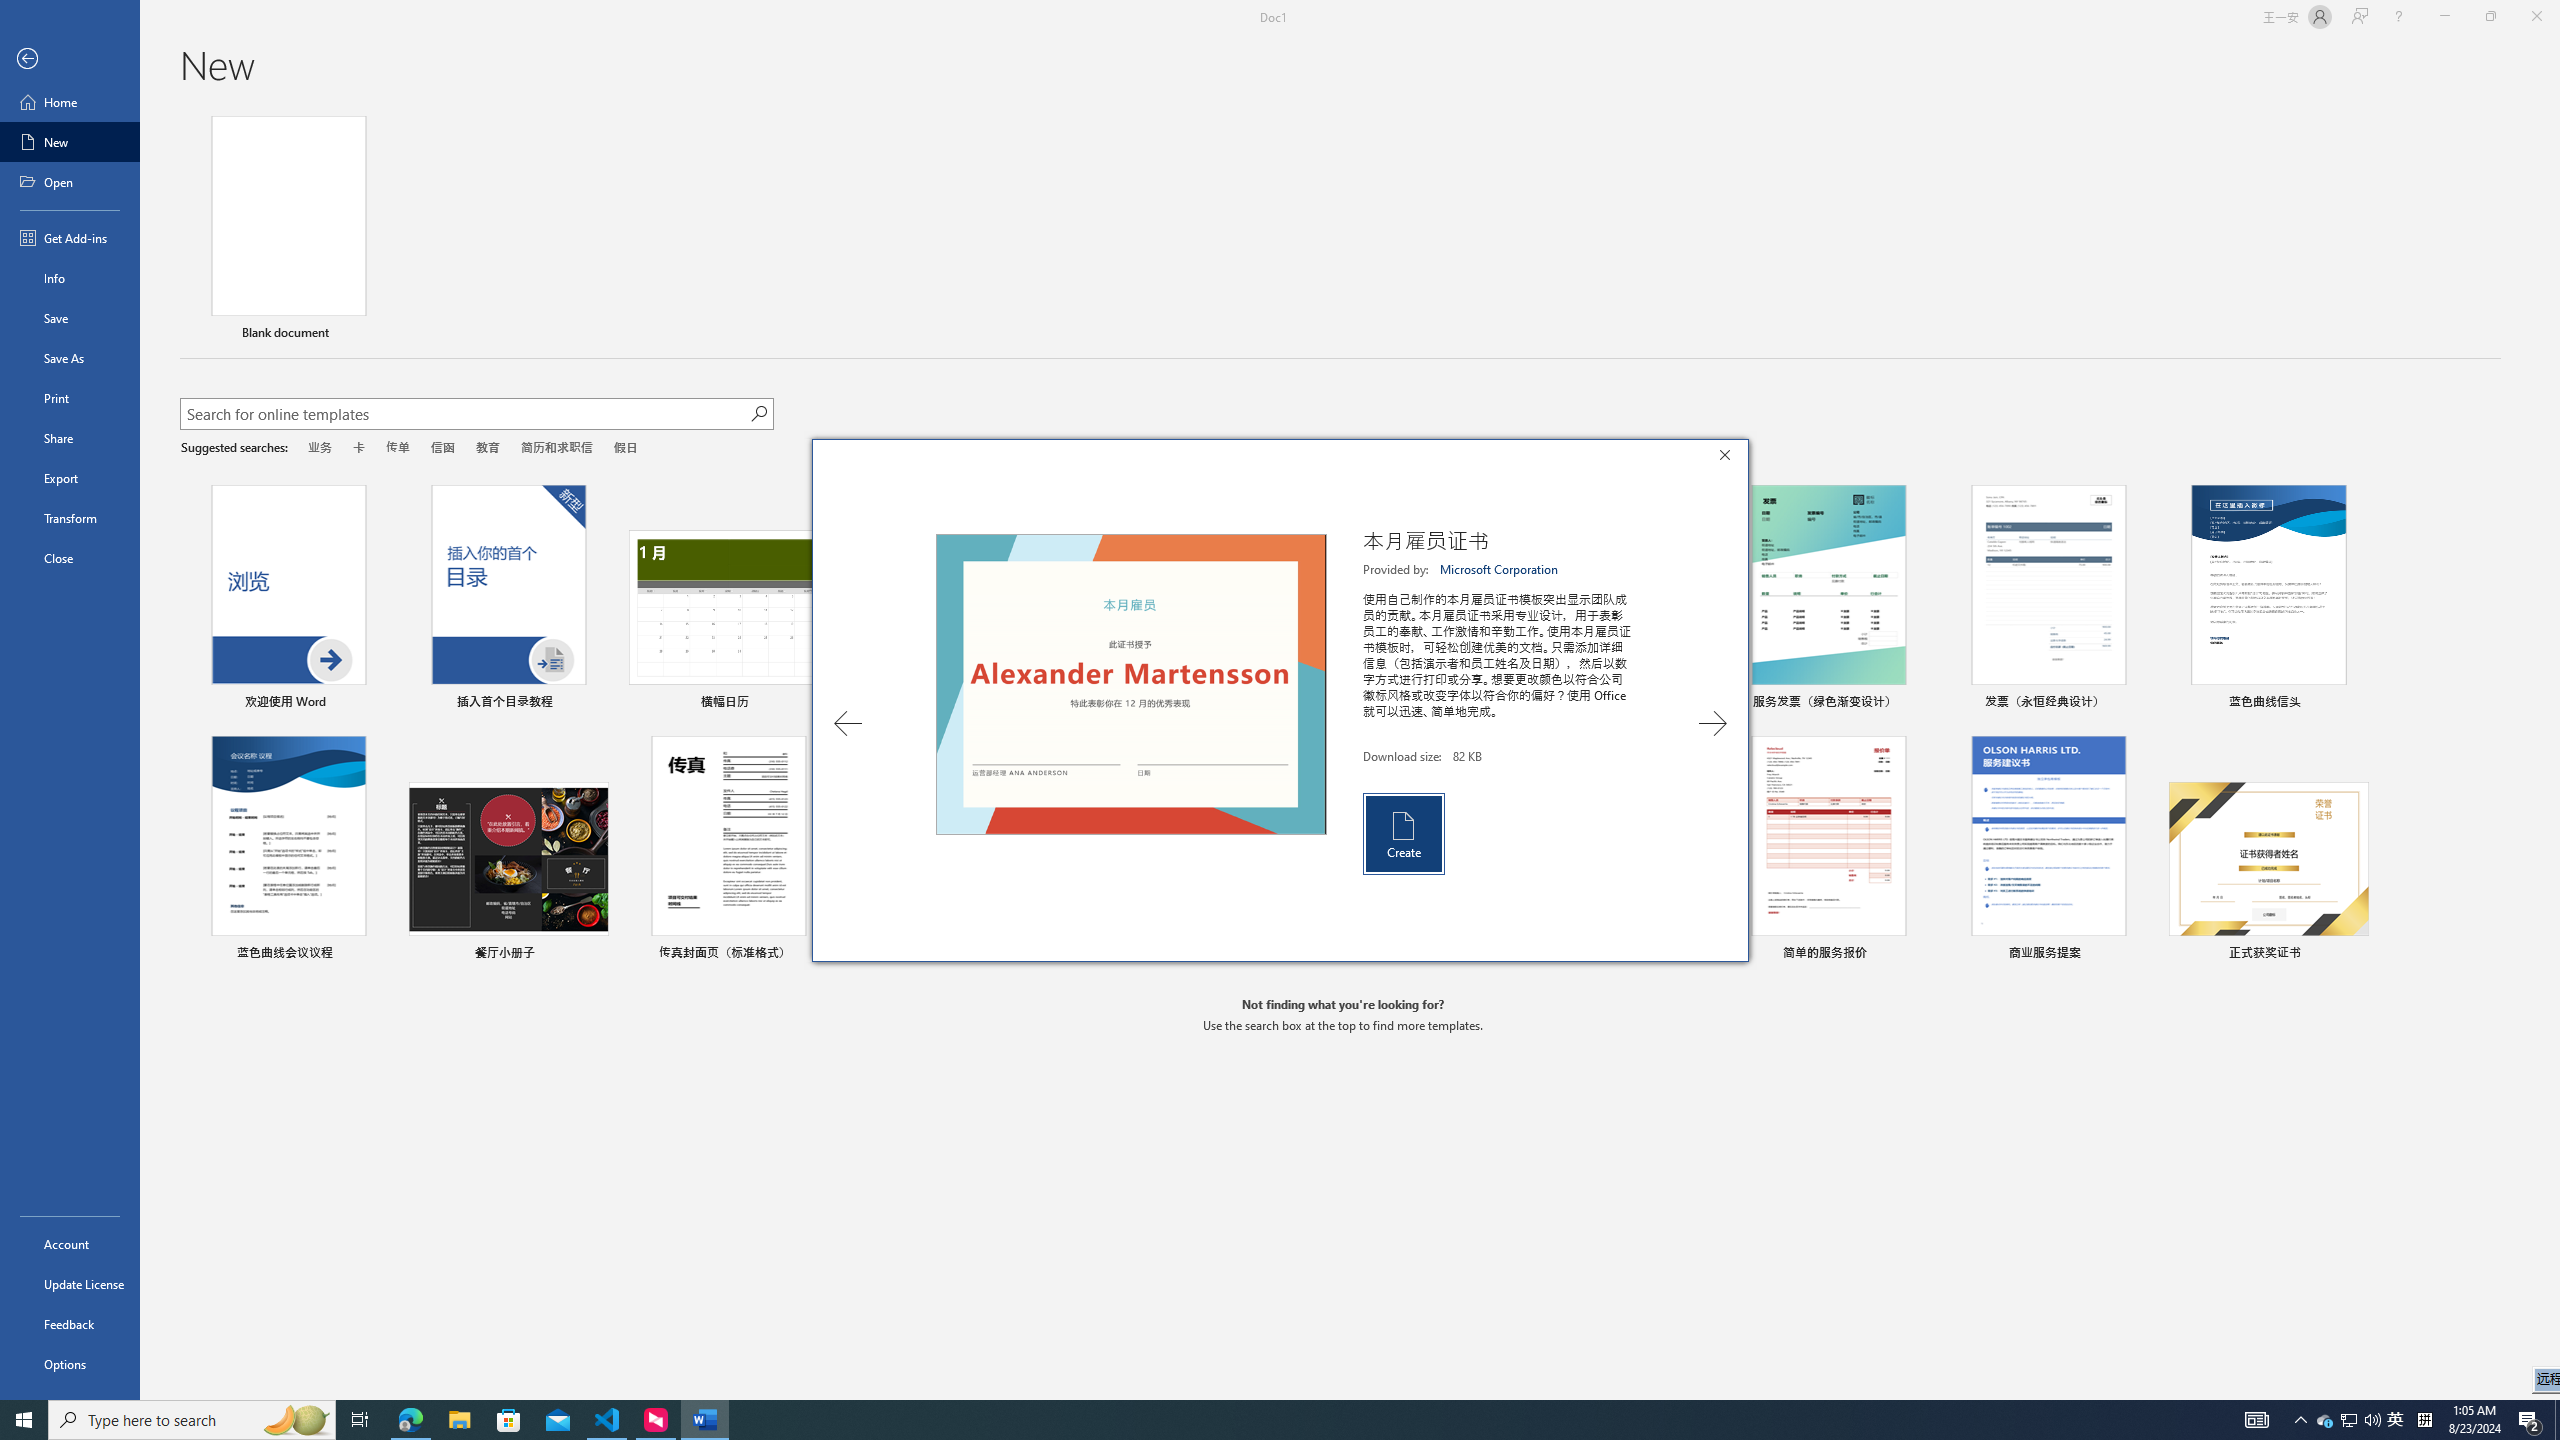 Image resolution: width=2560 pixels, height=1440 pixels. What do you see at coordinates (69, 1324) in the screenshot?
I see `'Feedback'` at bounding box center [69, 1324].